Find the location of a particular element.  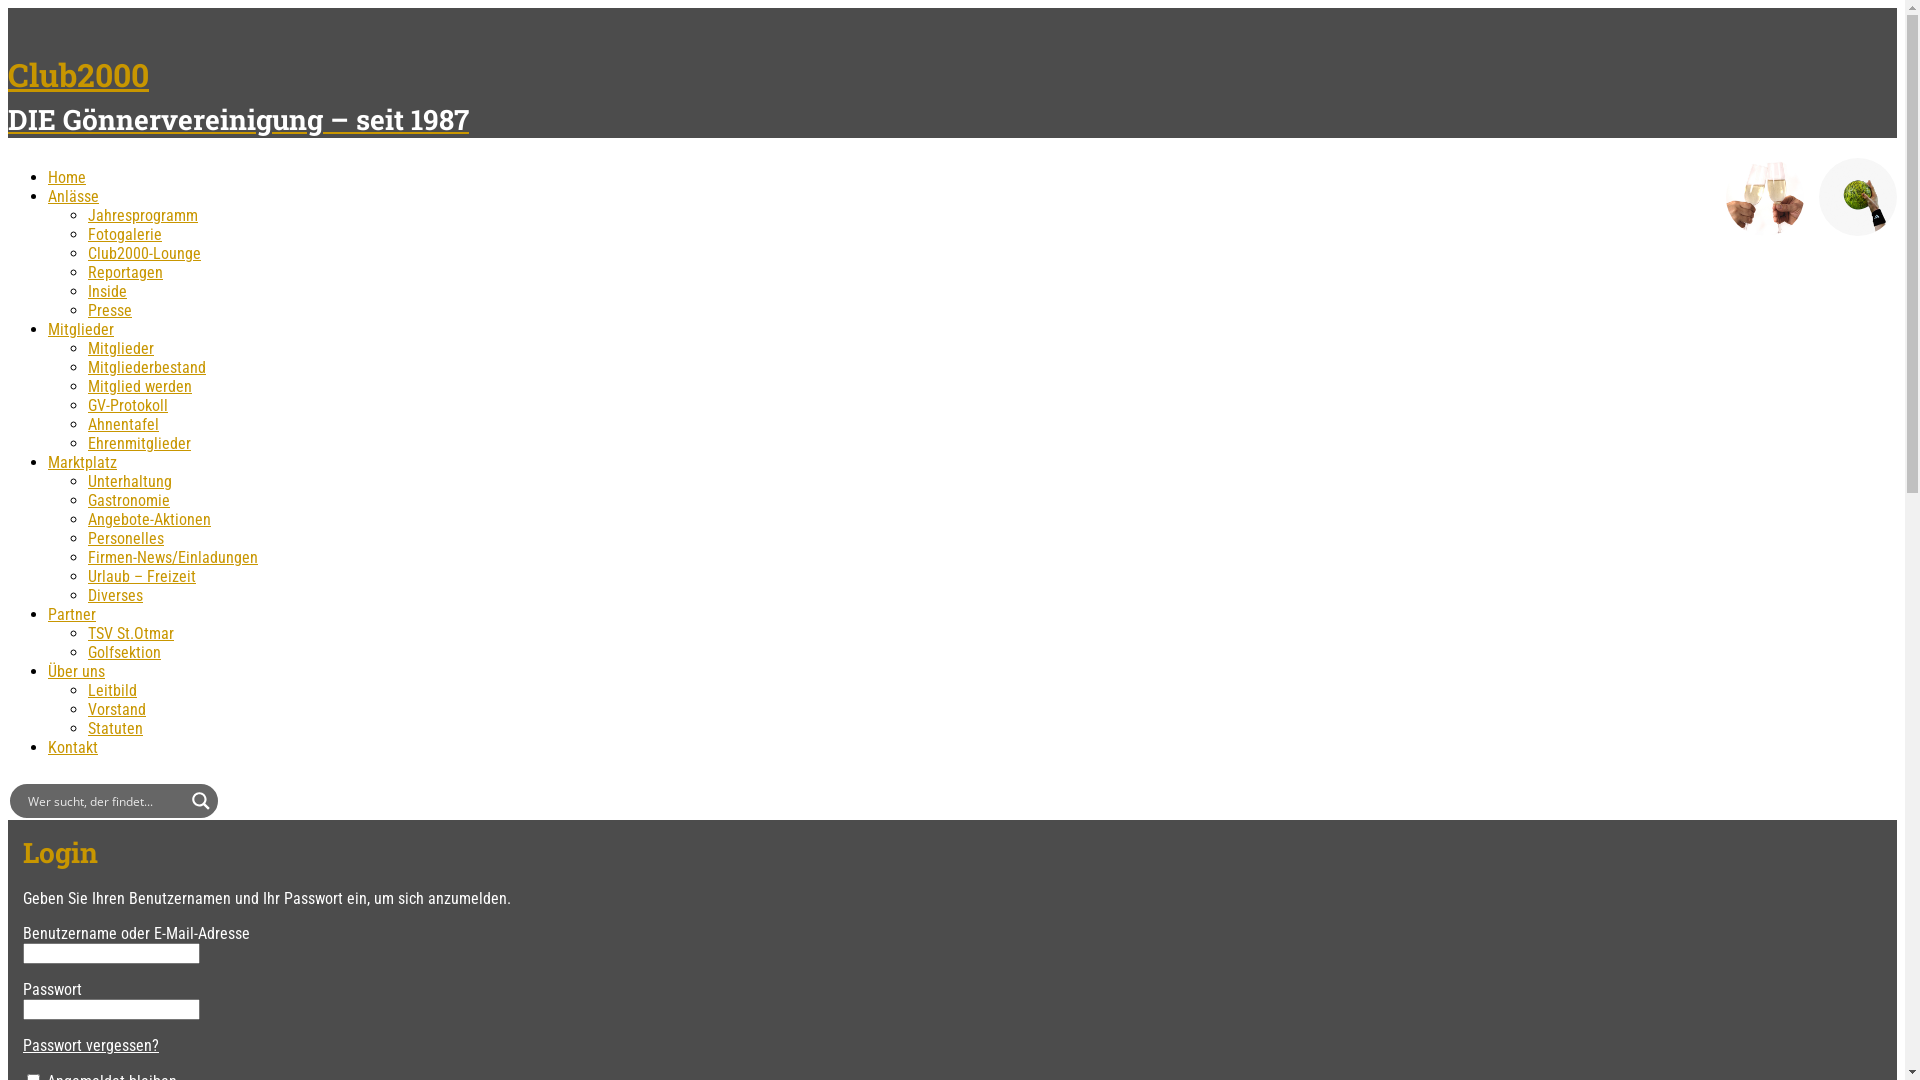

'Club2000-Lounge' is located at coordinates (143, 252).